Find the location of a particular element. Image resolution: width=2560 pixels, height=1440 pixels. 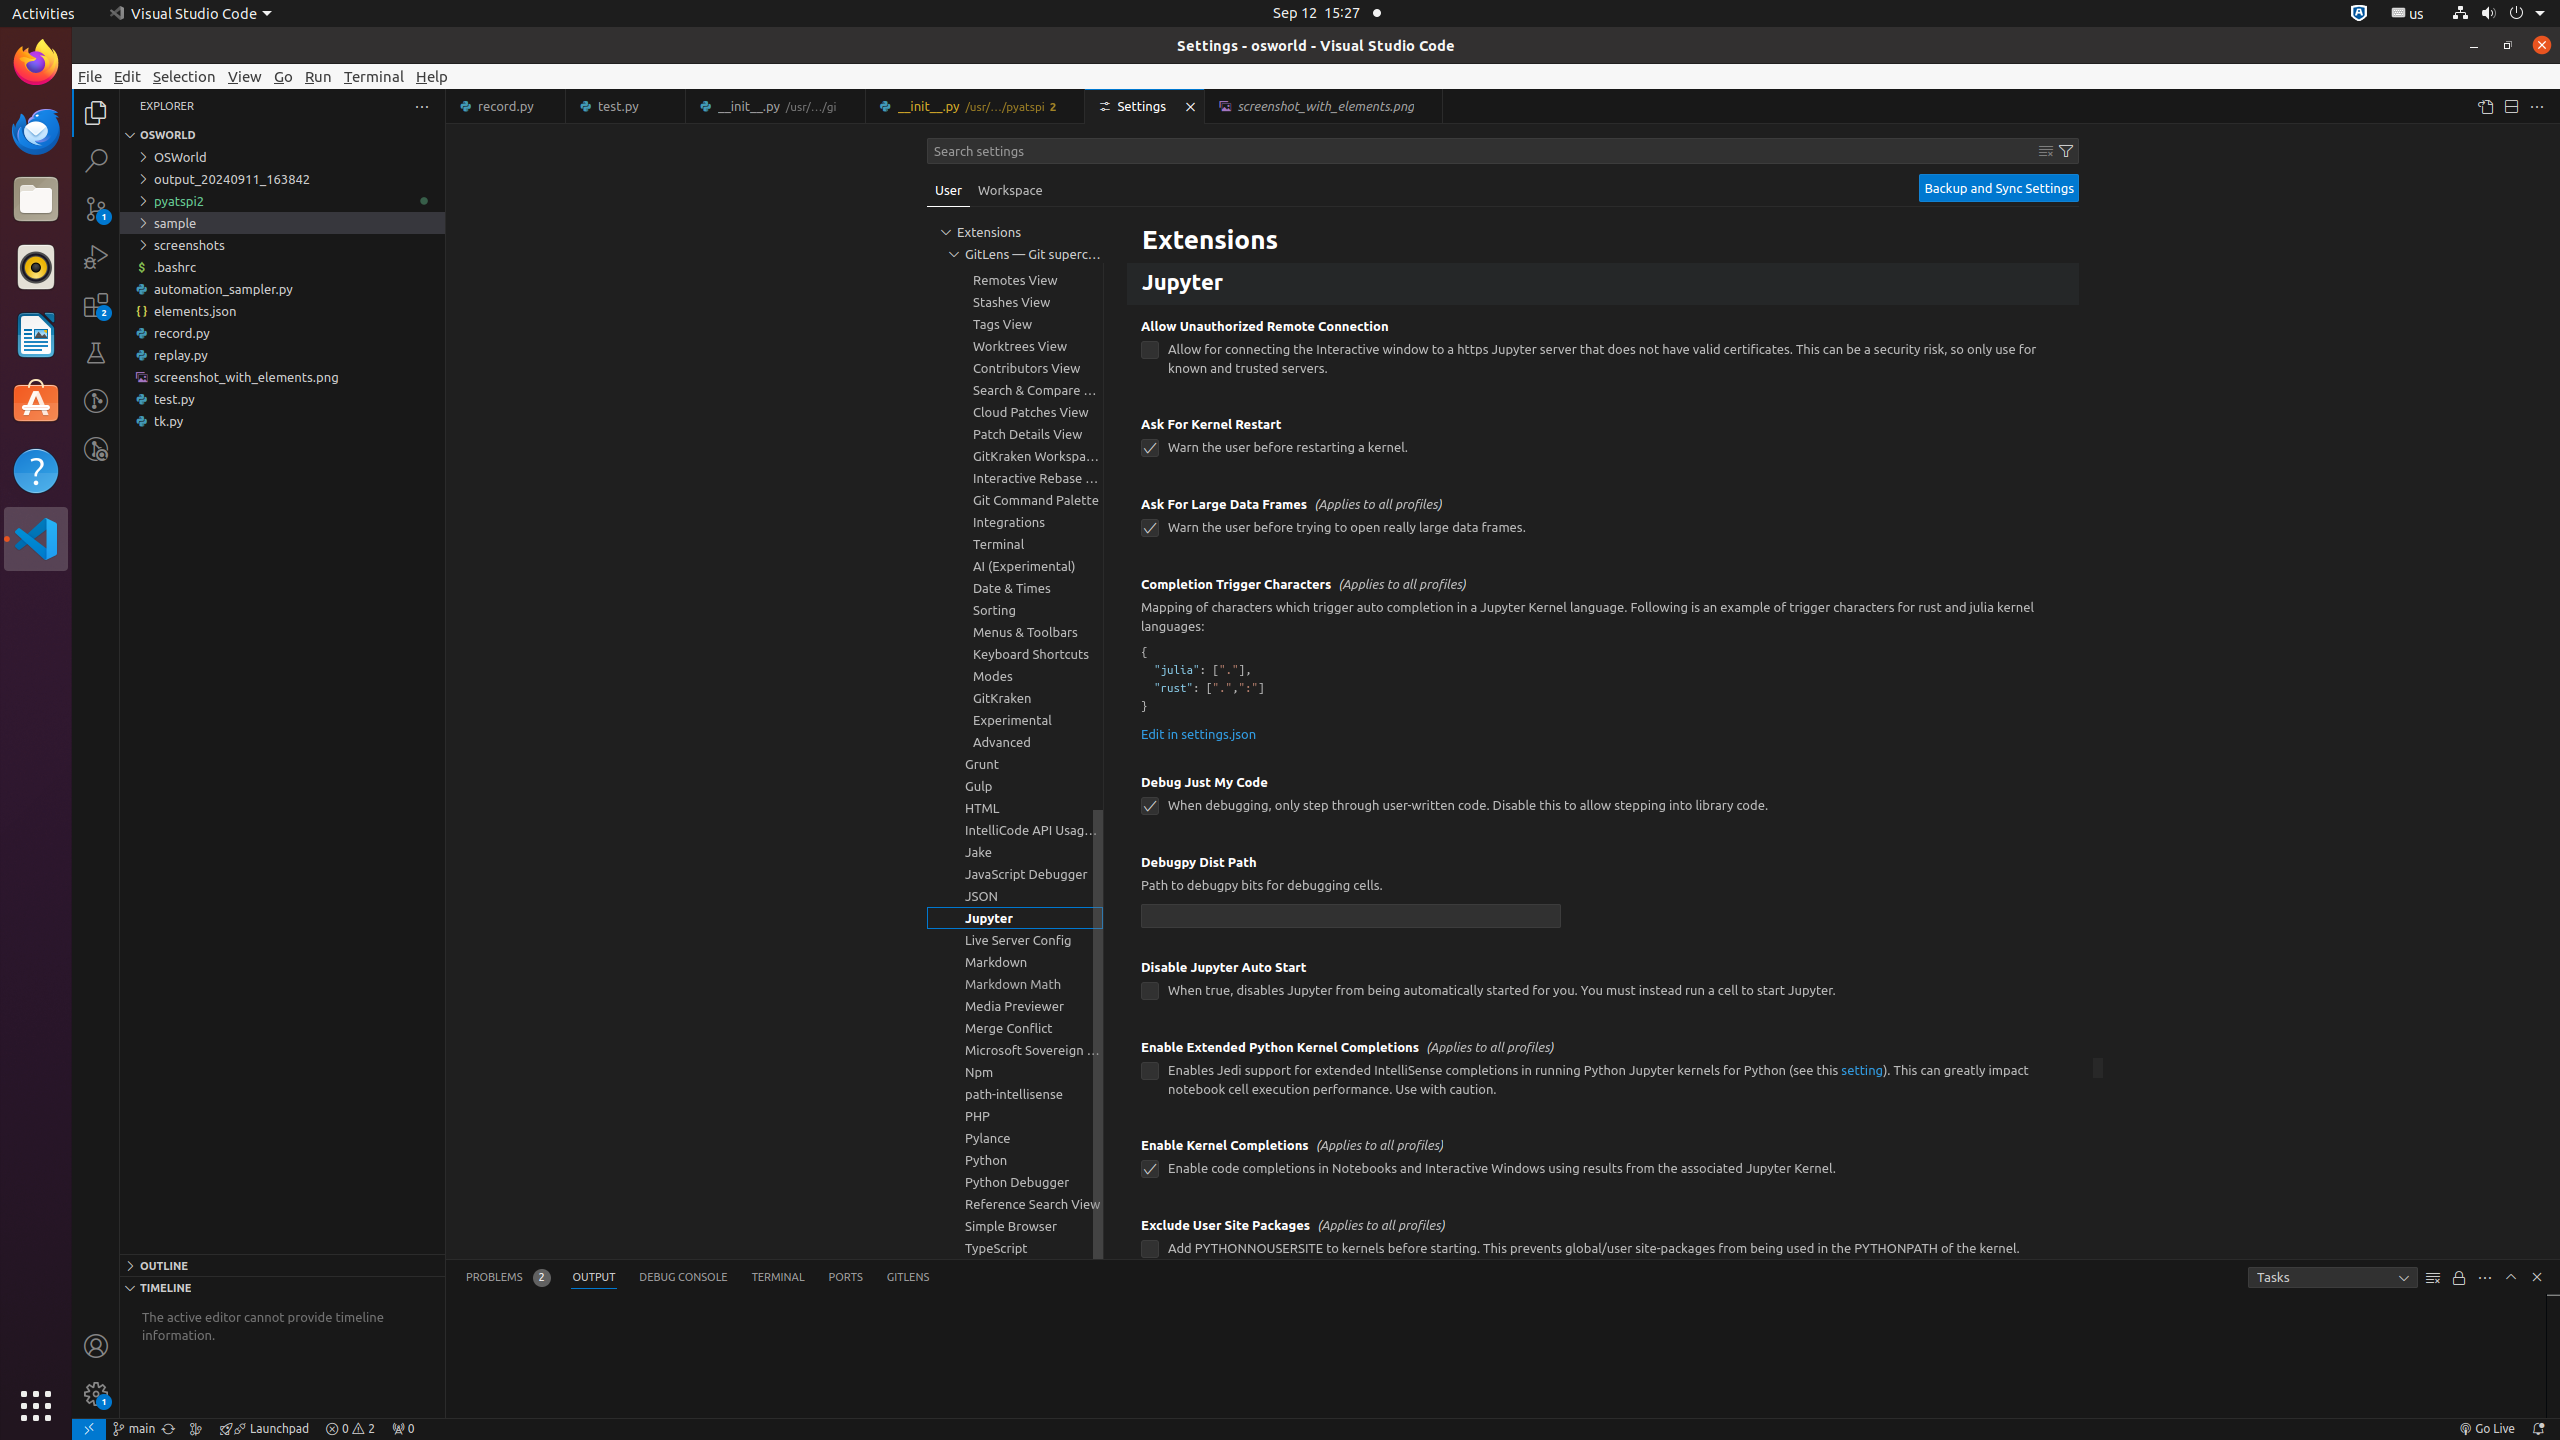

'Notifications' is located at coordinates (2536, 1428).